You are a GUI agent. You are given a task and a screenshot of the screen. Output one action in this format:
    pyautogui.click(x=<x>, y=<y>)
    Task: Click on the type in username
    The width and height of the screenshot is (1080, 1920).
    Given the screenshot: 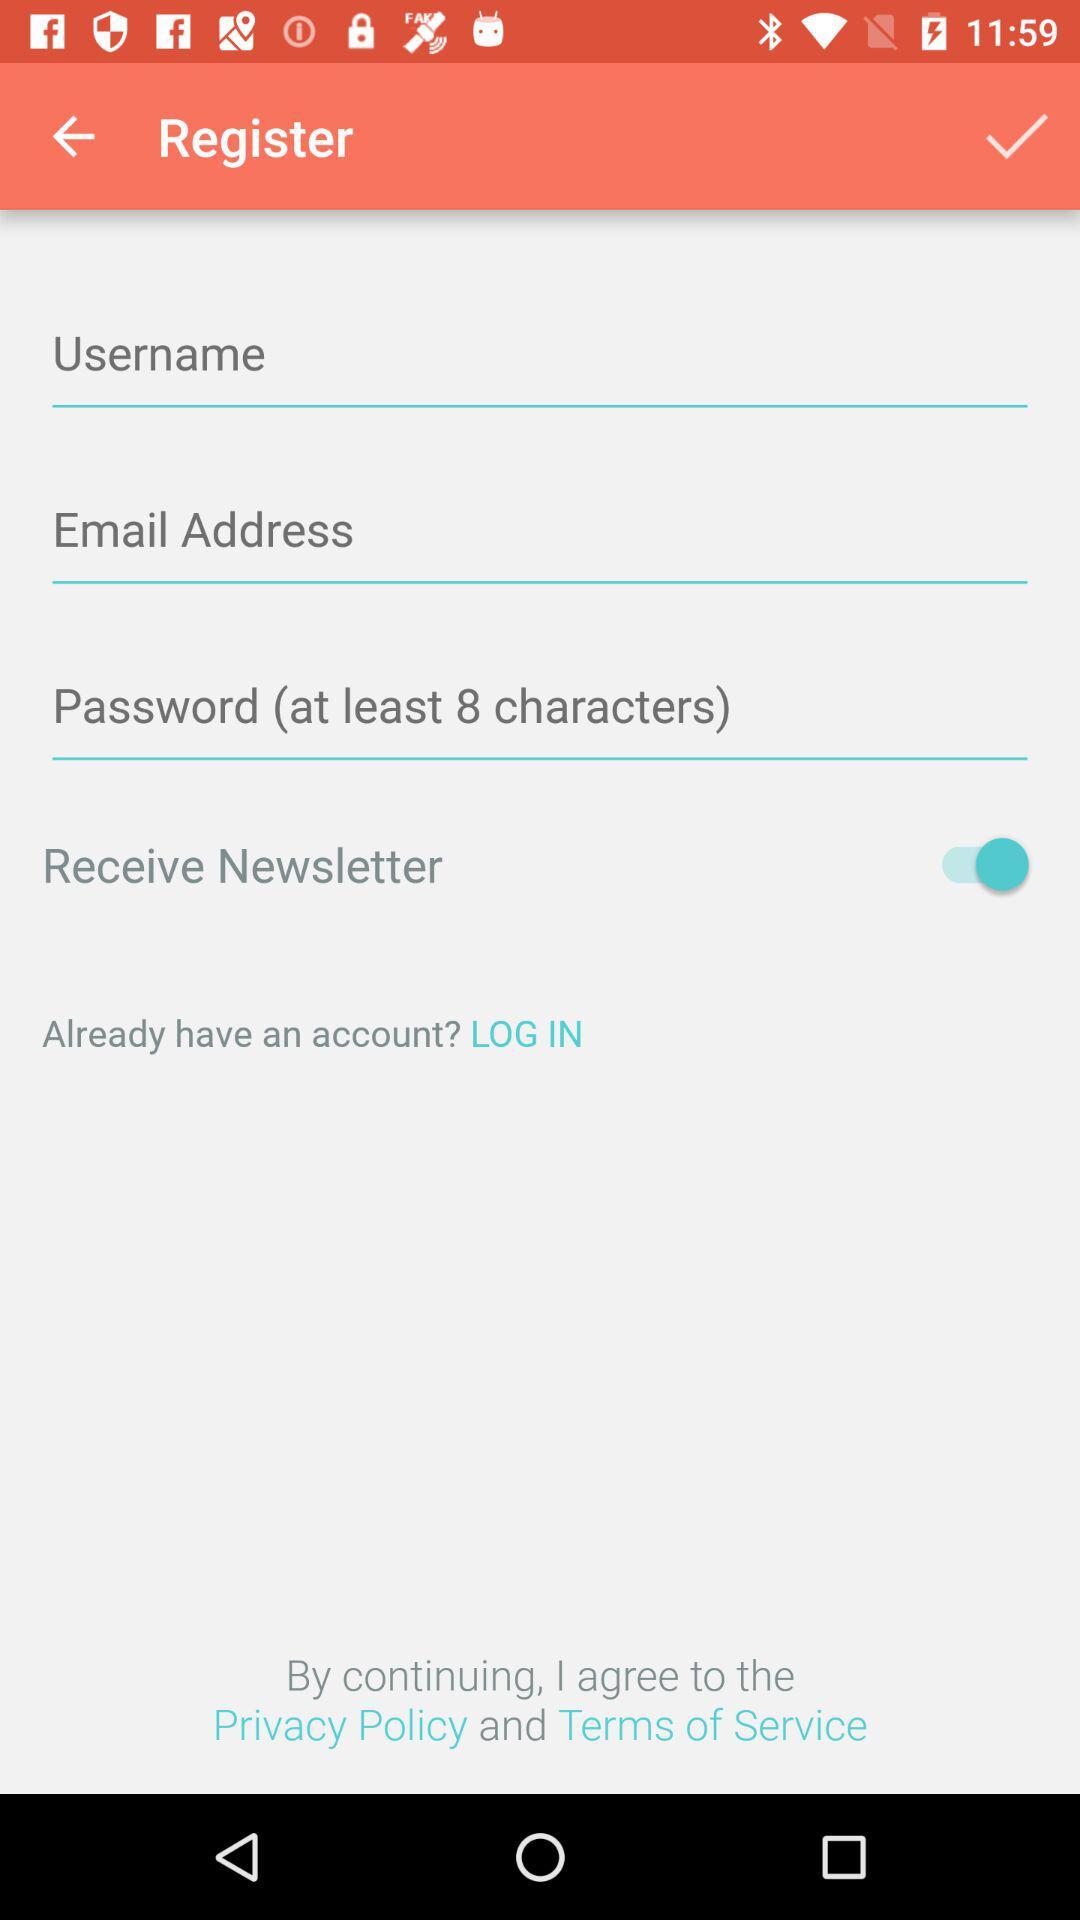 What is the action you would take?
    pyautogui.click(x=540, y=354)
    